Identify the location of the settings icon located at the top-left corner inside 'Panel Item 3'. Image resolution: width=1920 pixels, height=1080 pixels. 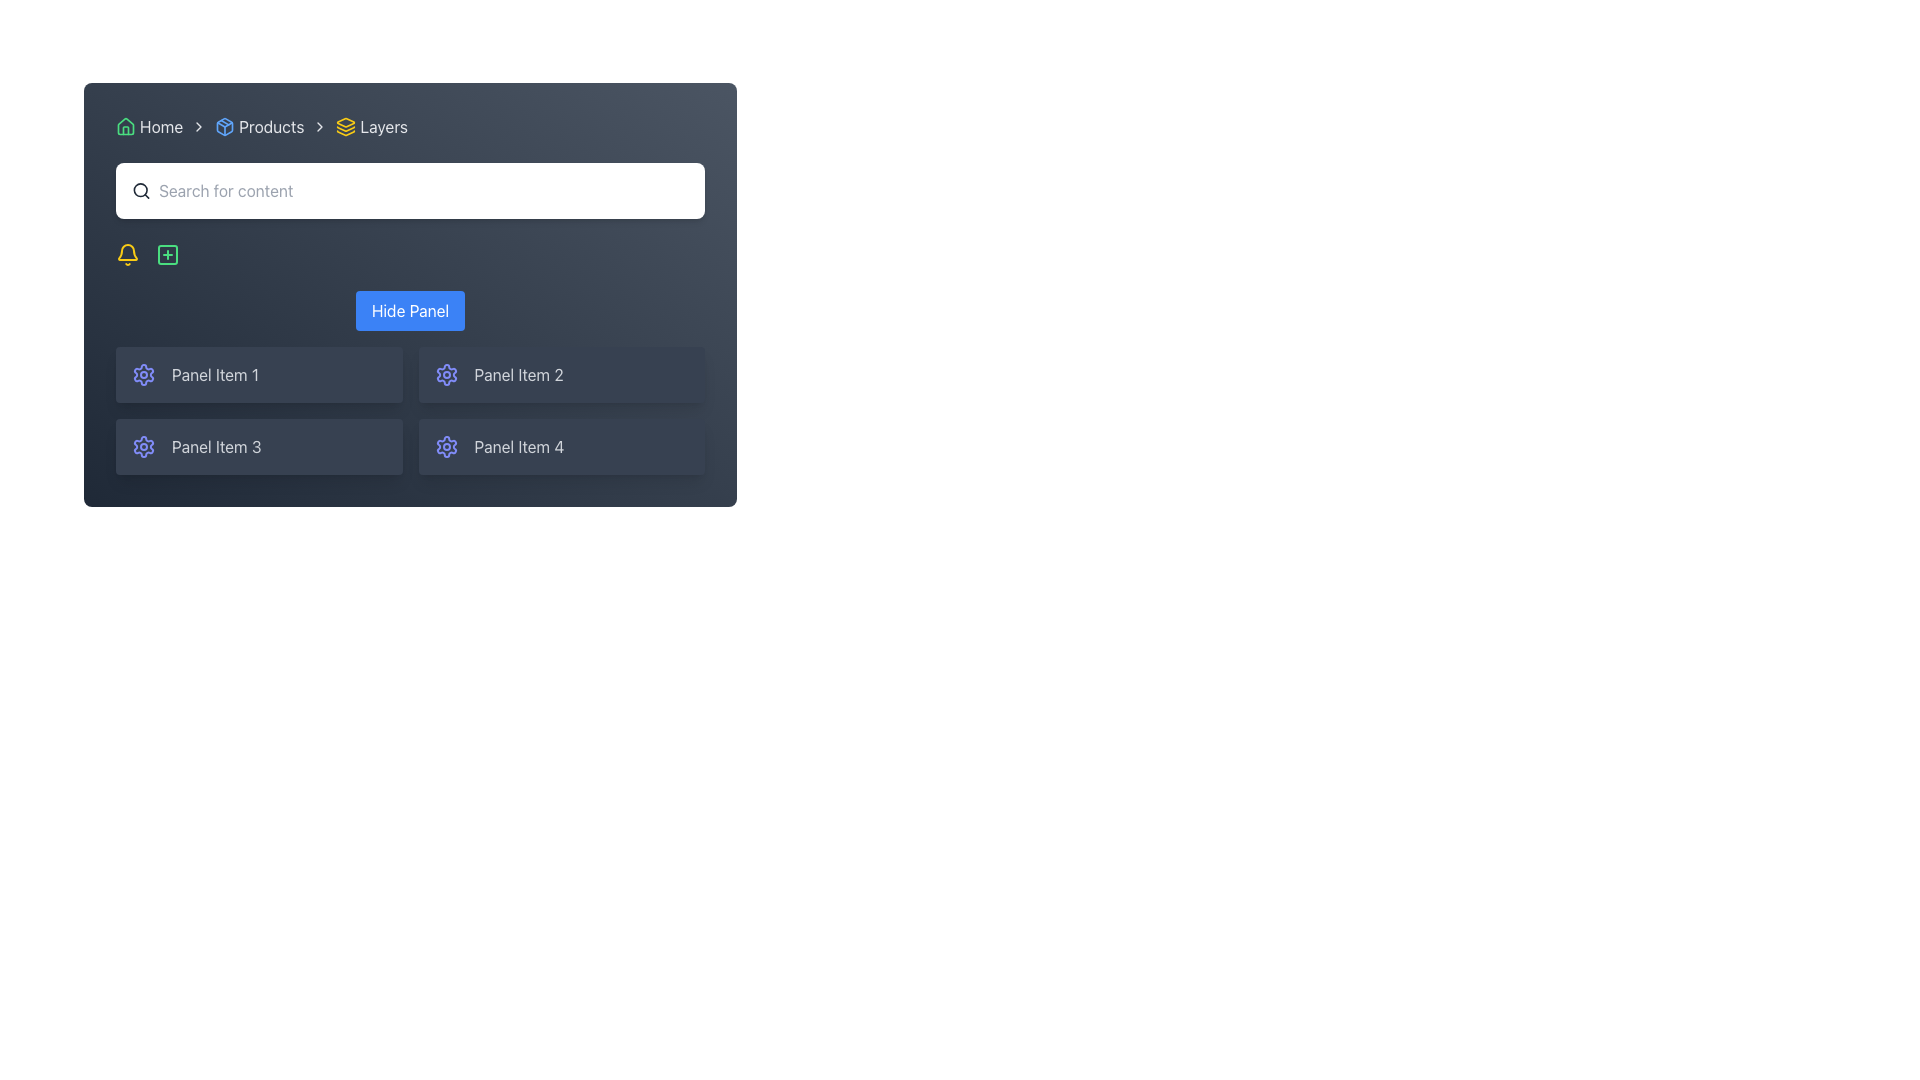
(143, 446).